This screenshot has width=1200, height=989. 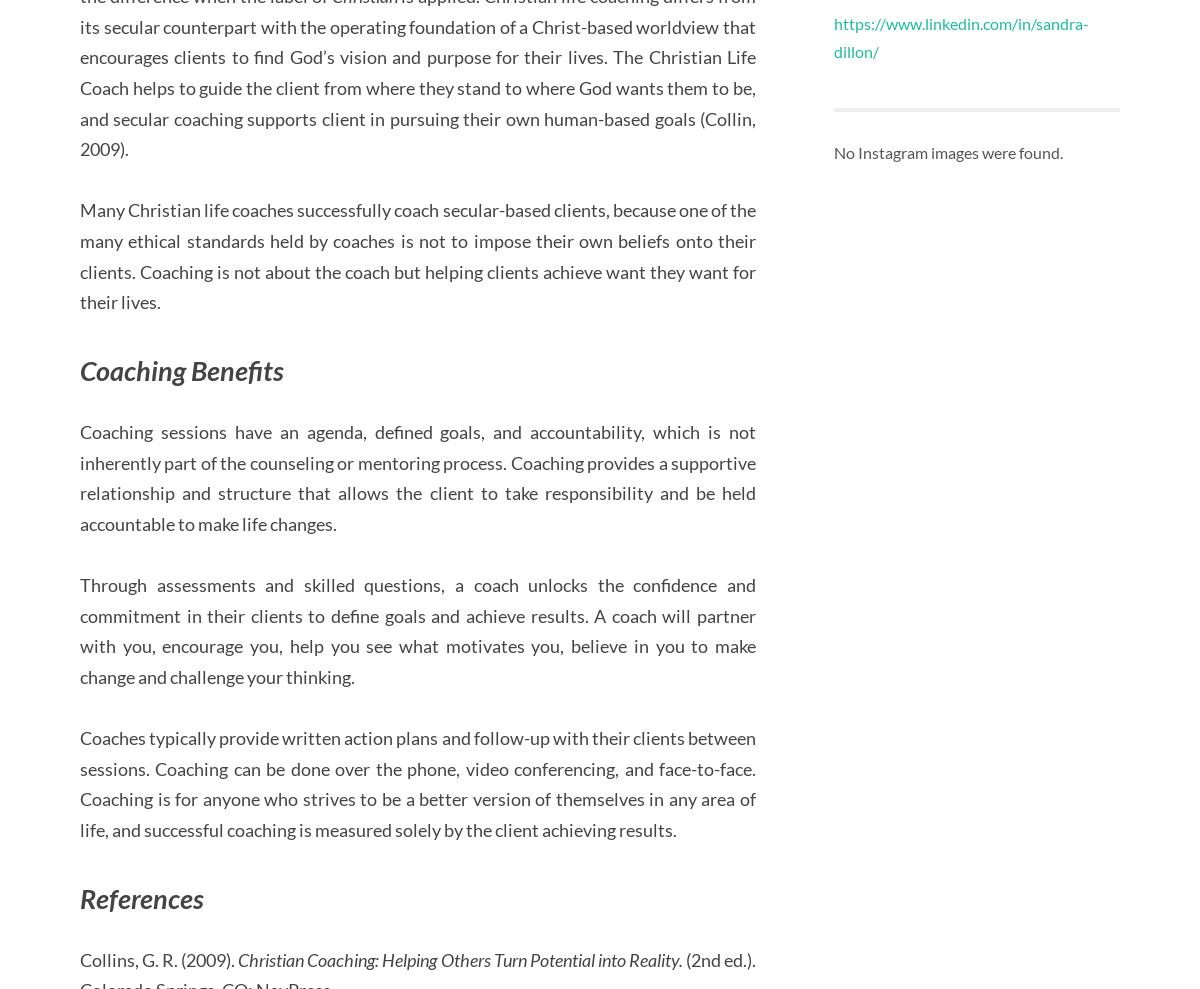 What do you see at coordinates (832, 151) in the screenshot?
I see `'No Instagram images were found.'` at bounding box center [832, 151].